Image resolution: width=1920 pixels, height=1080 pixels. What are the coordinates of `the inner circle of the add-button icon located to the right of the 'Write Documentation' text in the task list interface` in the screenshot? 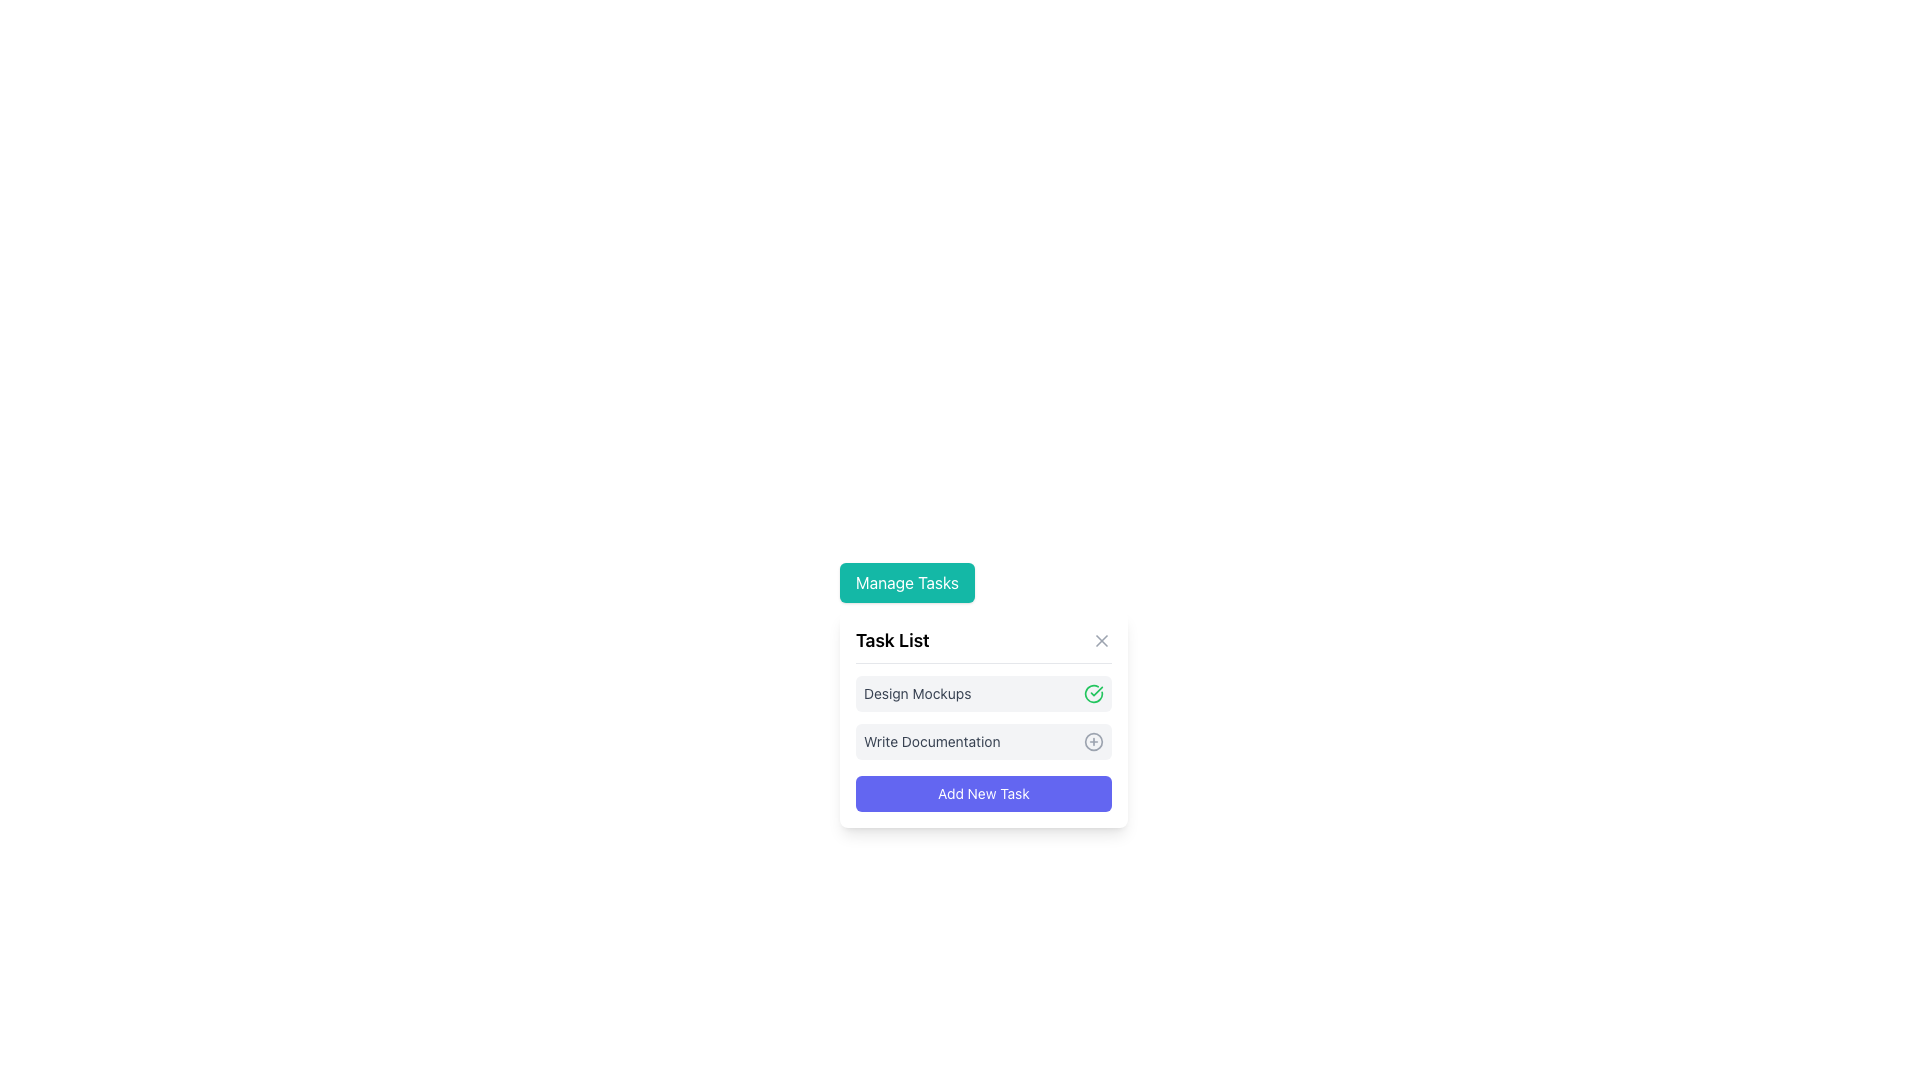 It's located at (1093, 741).